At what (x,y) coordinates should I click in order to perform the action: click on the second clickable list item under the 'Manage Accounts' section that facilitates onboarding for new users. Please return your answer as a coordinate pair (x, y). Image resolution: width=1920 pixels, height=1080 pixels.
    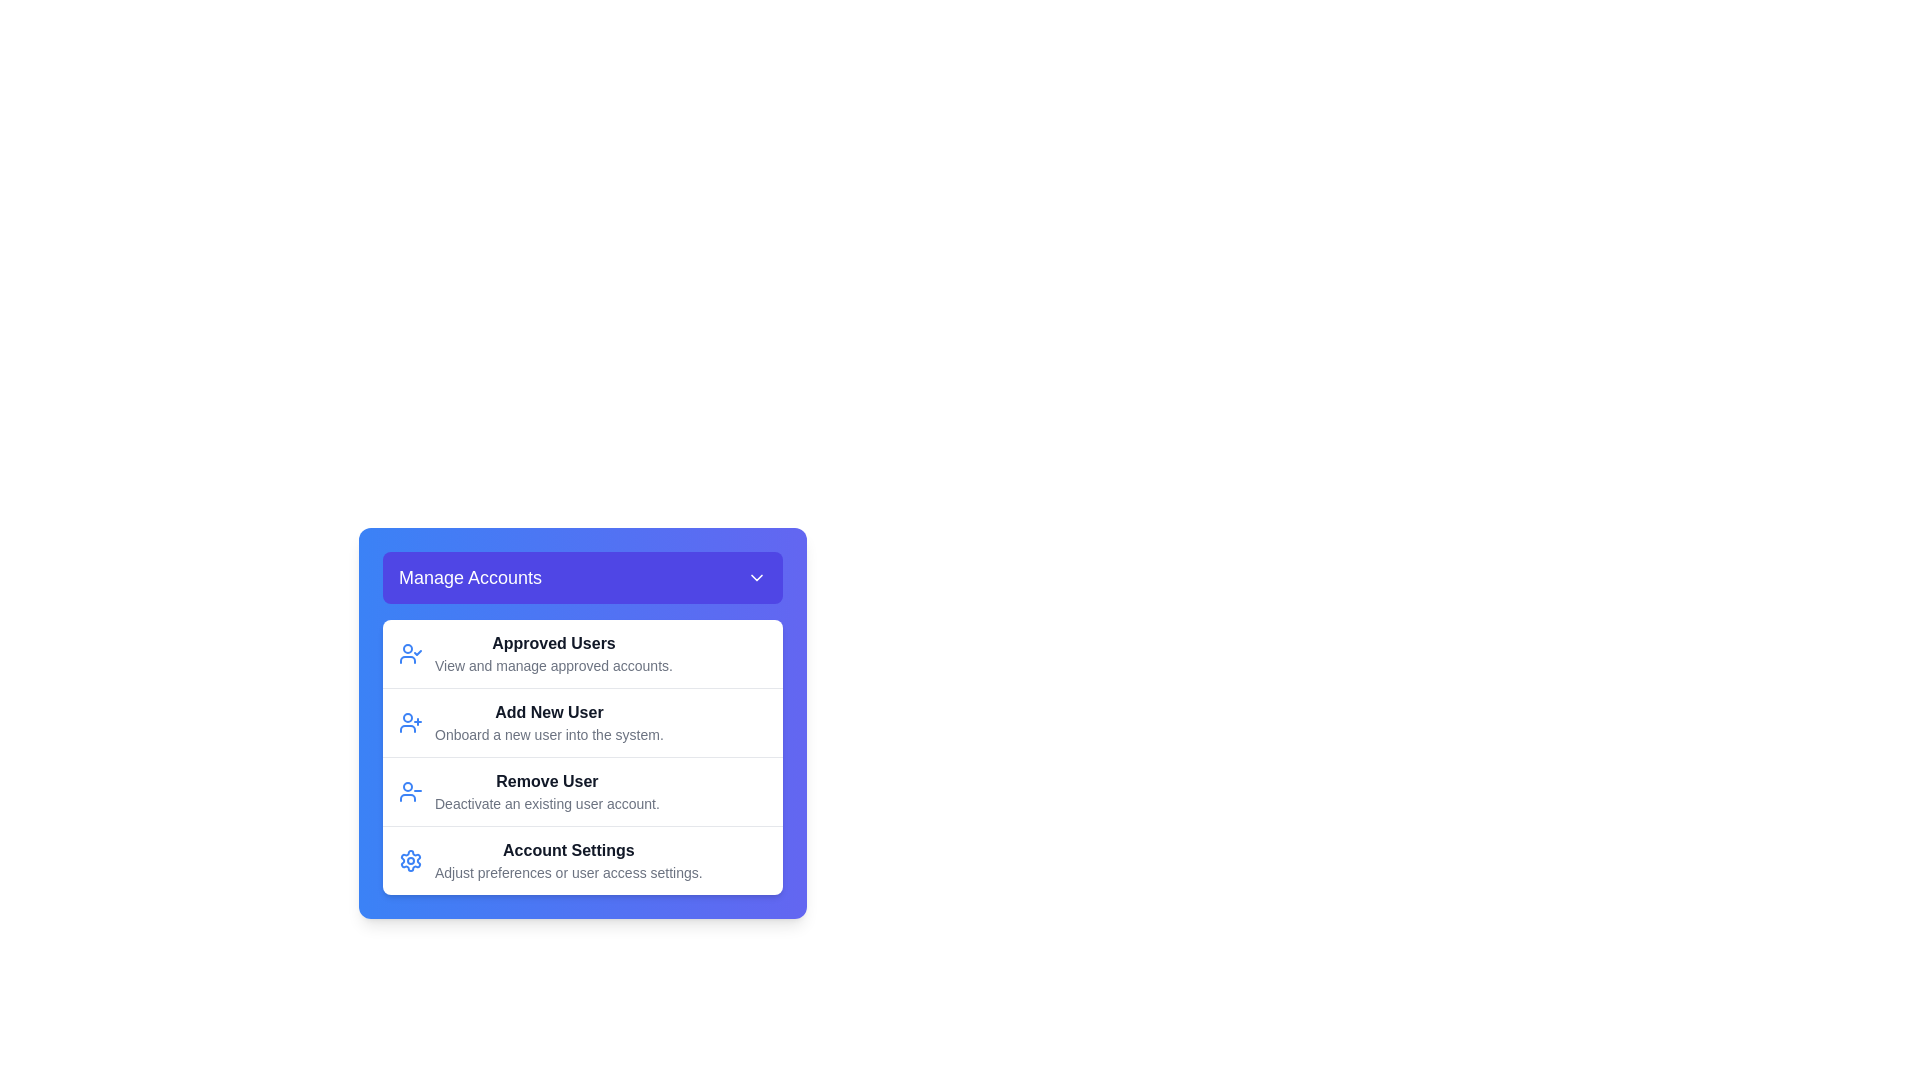
    Looking at the image, I should click on (581, 721).